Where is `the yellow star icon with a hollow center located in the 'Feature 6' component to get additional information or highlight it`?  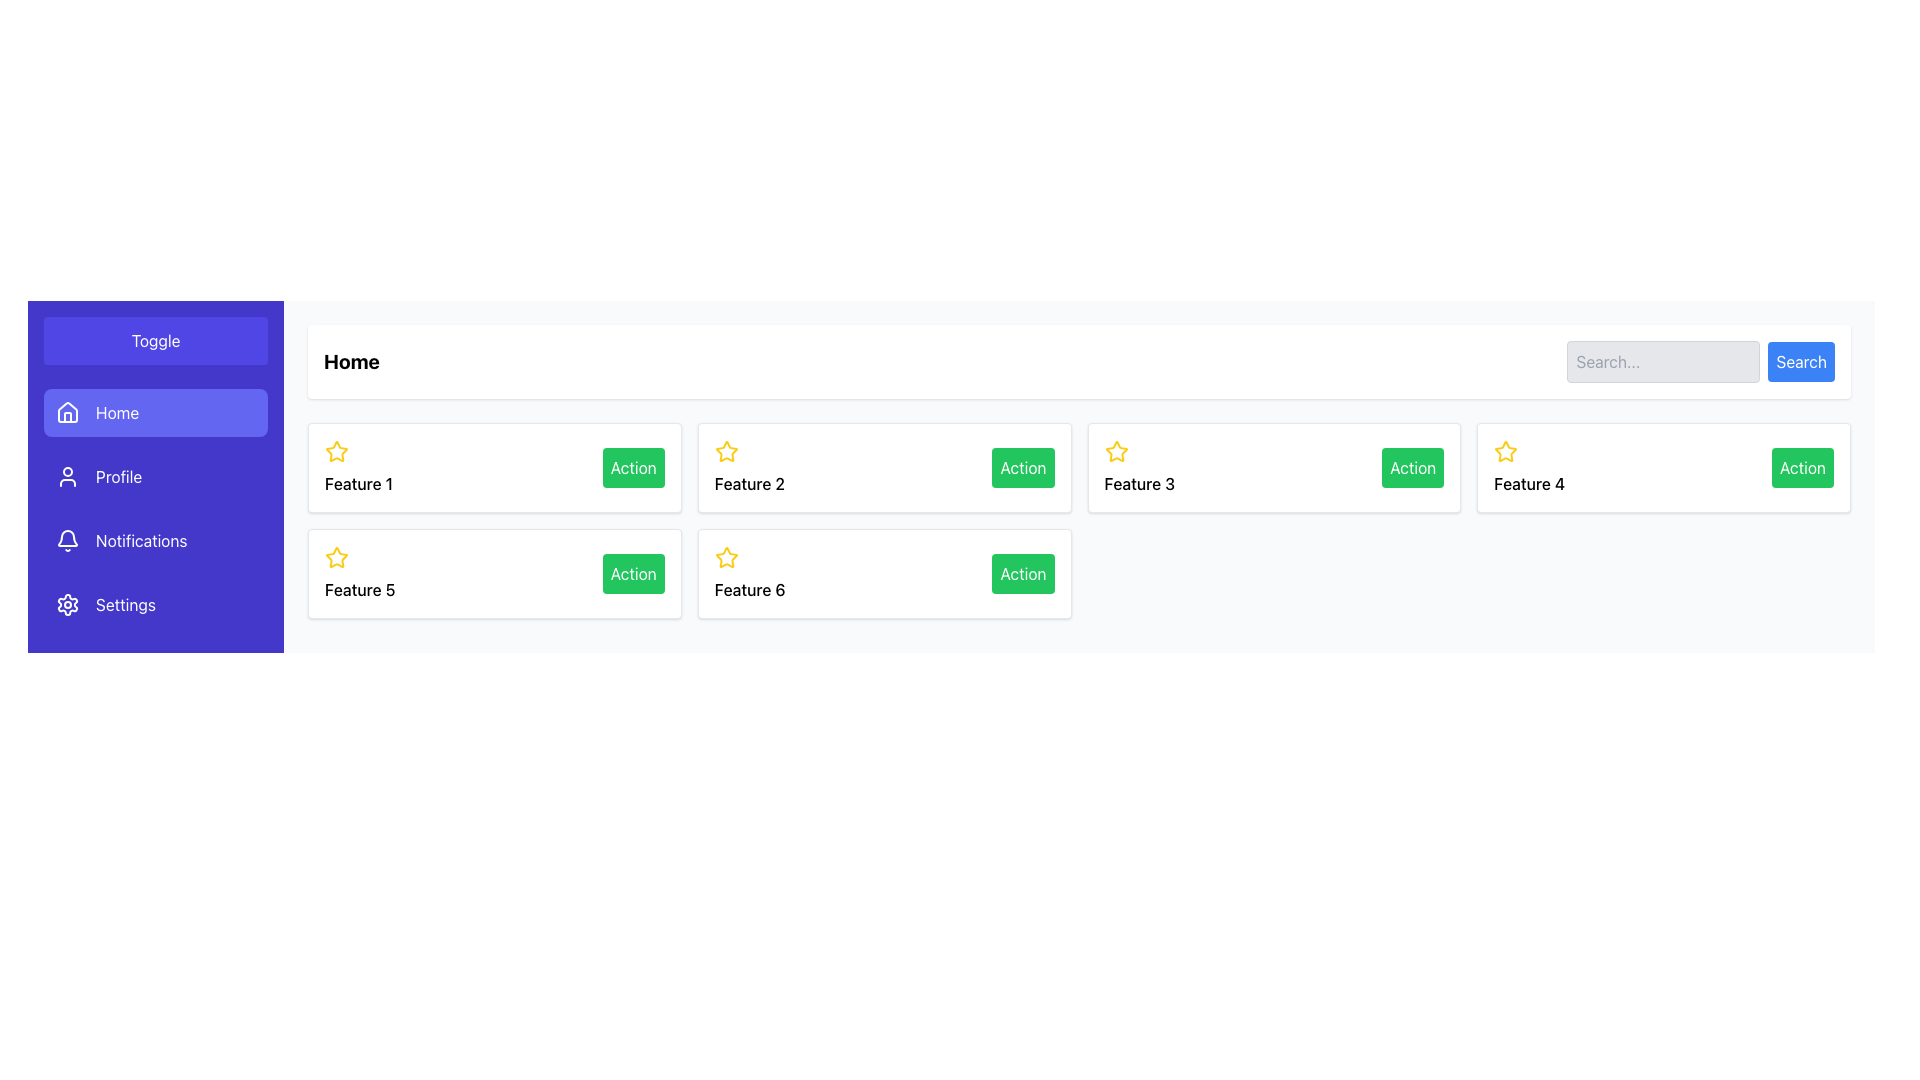 the yellow star icon with a hollow center located in the 'Feature 6' component to get additional information or highlight it is located at coordinates (725, 558).